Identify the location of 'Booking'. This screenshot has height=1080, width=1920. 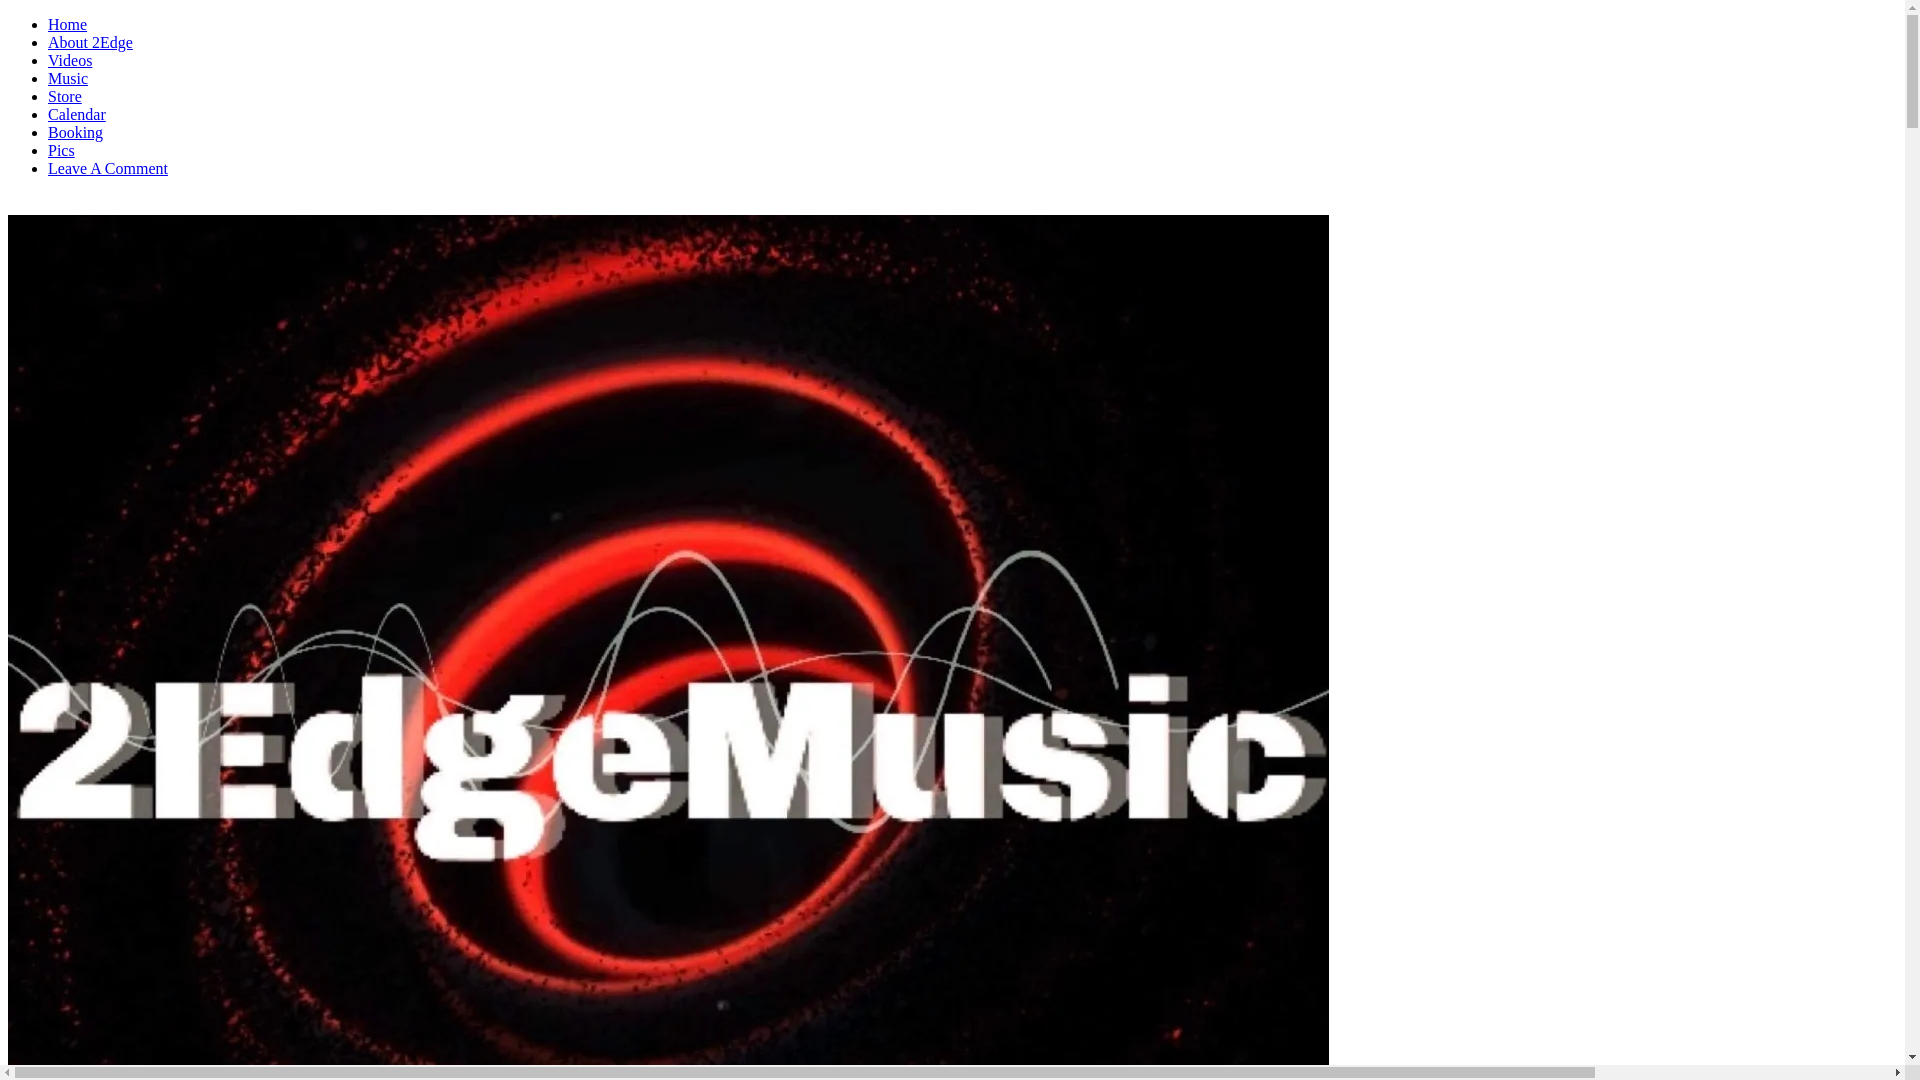
(75, 132).